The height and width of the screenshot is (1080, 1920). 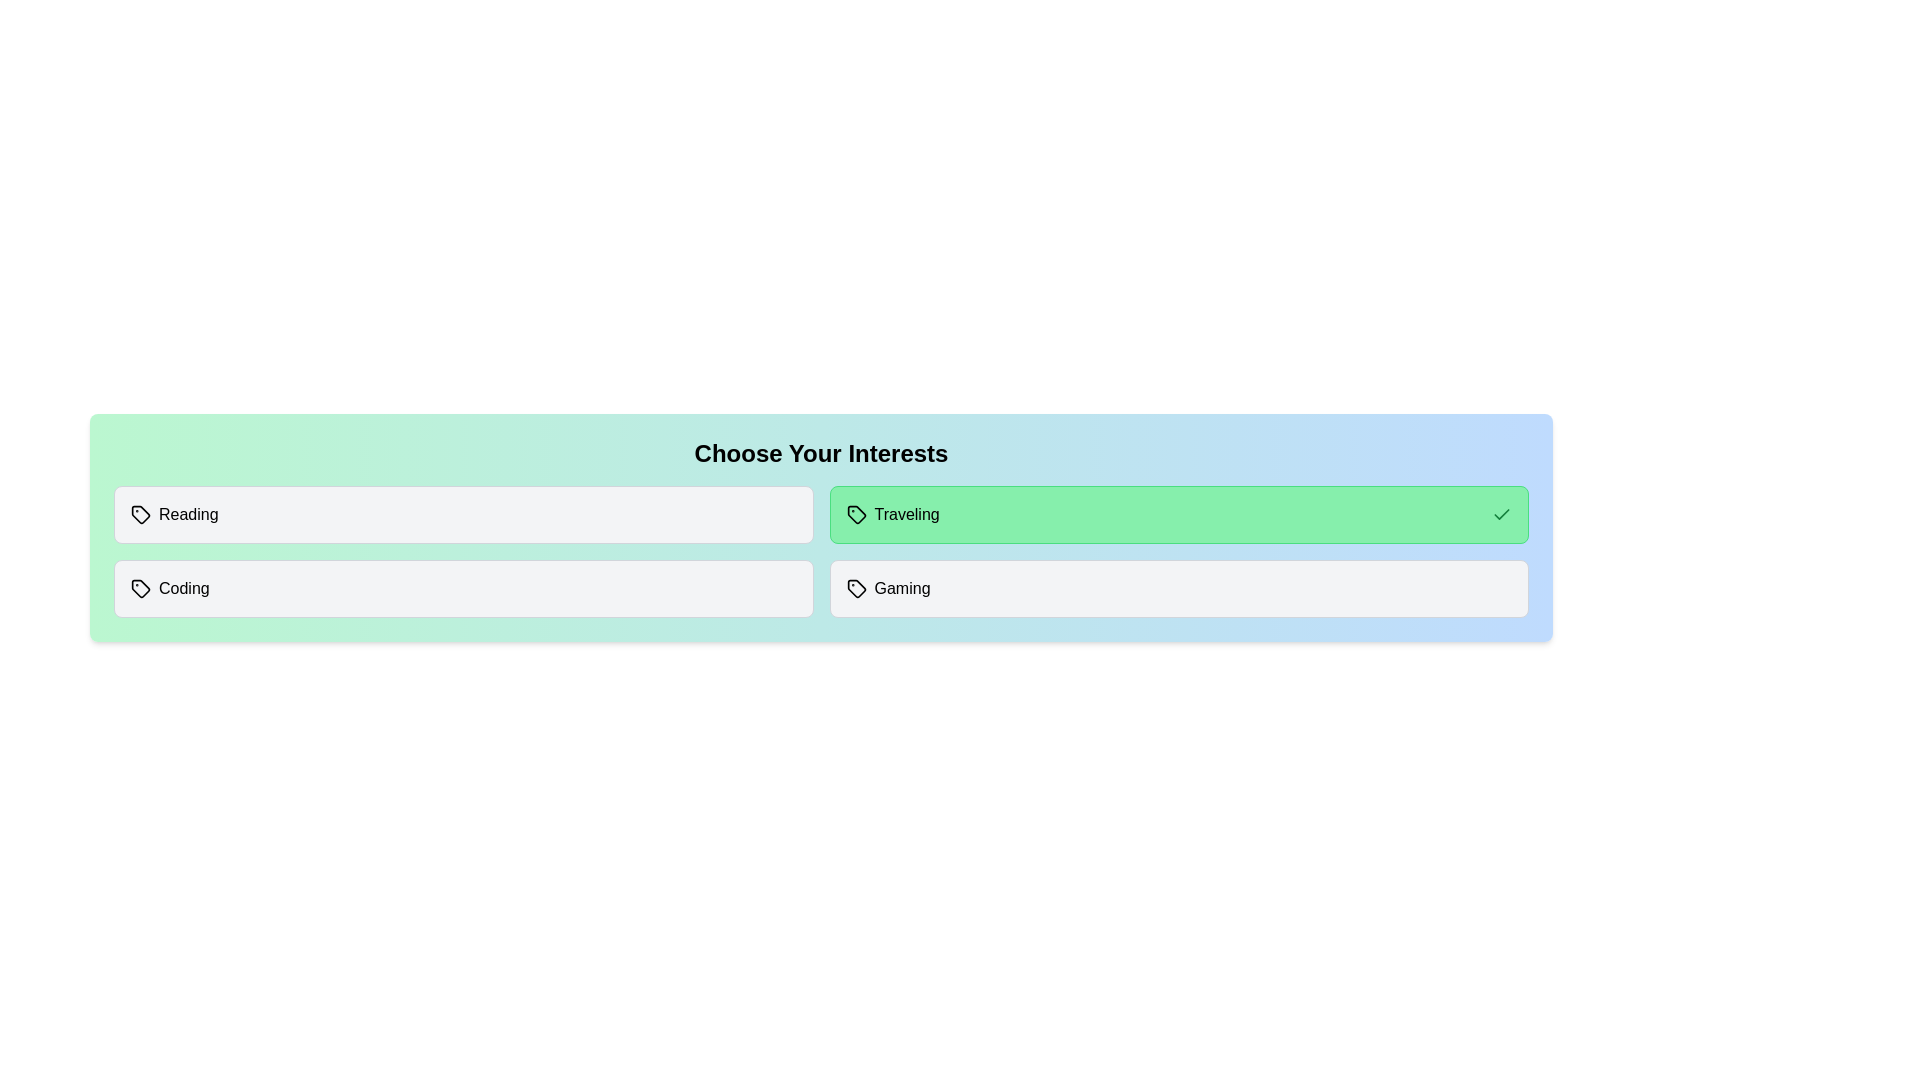 I want to click on the interest button labeled Gaming, so click(x=1179, y=588).